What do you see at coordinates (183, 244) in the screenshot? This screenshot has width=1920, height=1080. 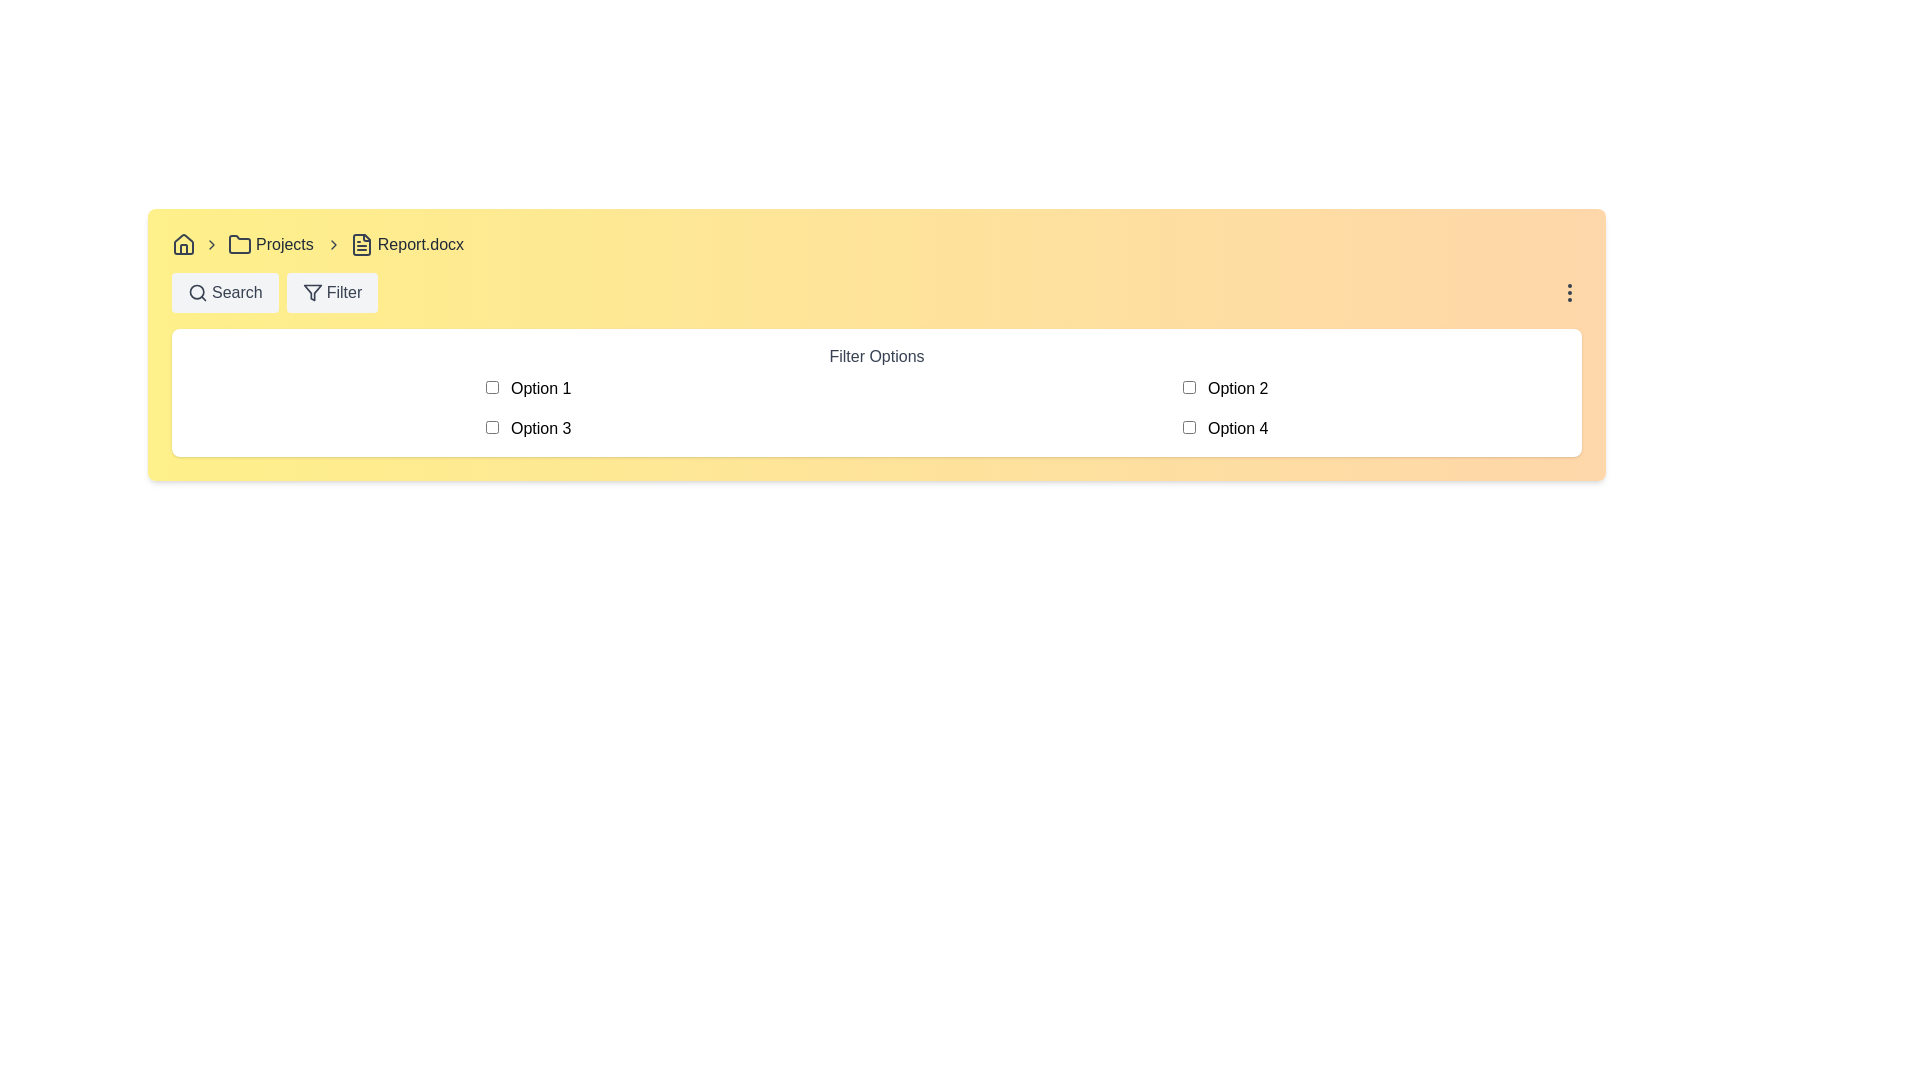 I see `the 'Home' icon located at the top-left corner of the breadcrumb navigation bar` at bounding box center [183, 244].